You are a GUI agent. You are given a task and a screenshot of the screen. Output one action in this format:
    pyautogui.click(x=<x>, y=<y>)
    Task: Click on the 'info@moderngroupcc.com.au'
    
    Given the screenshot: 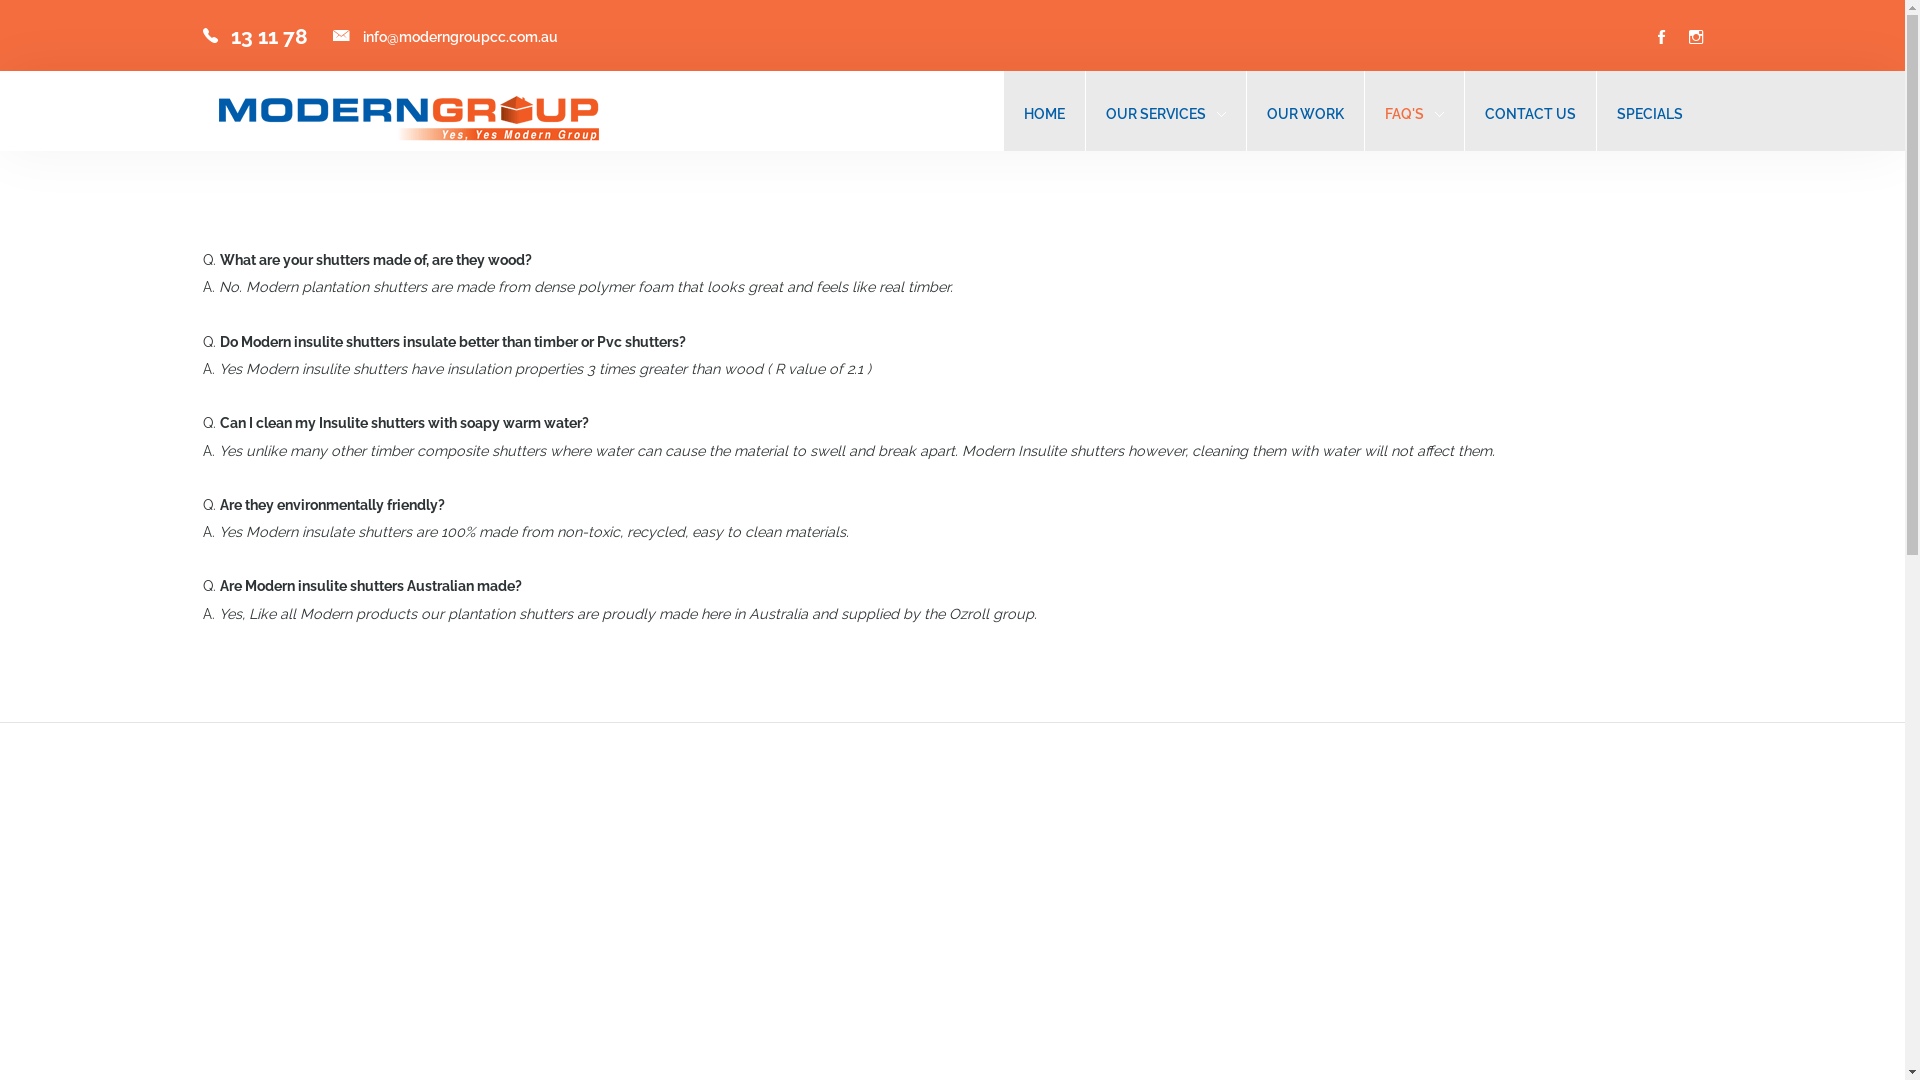 What is the action you would take?
    pyautogui.click(x=458, y=36)
    